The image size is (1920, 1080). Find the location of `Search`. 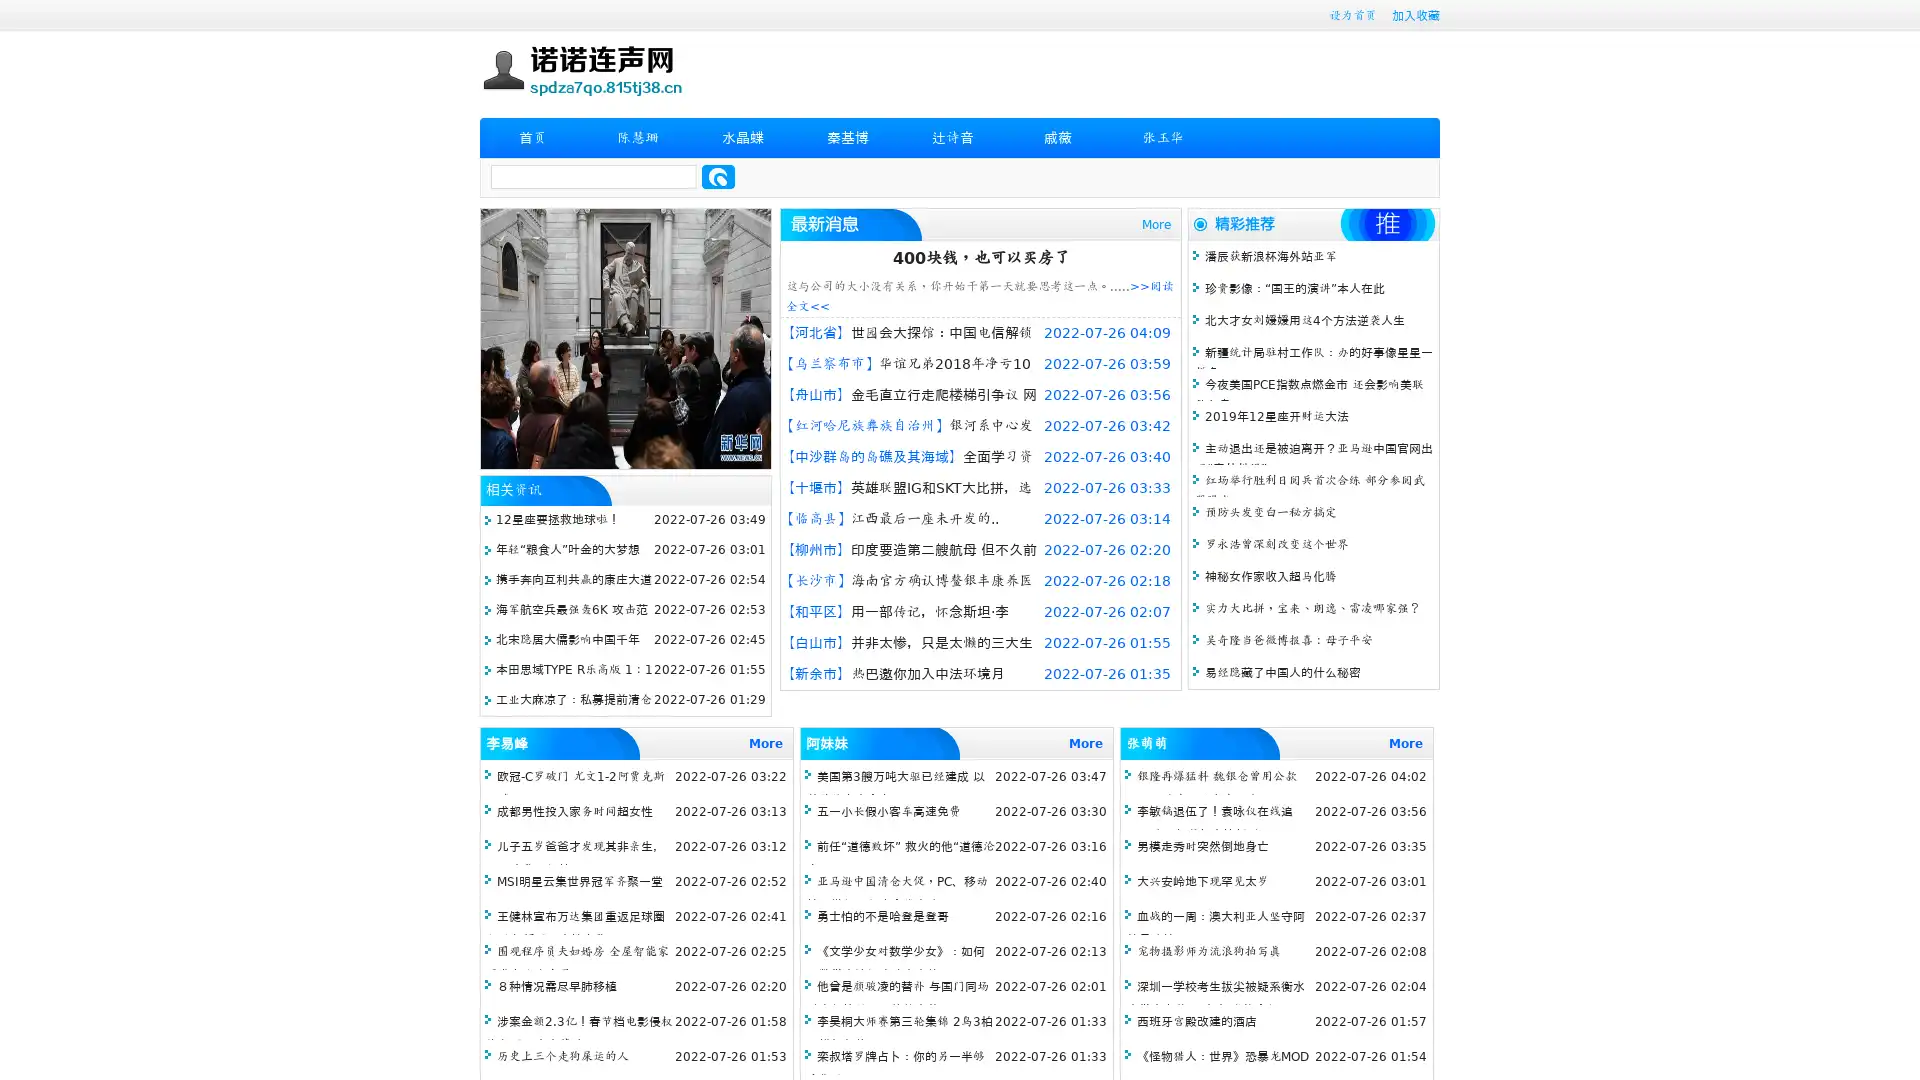

Search is located at coordinates (718, 176).